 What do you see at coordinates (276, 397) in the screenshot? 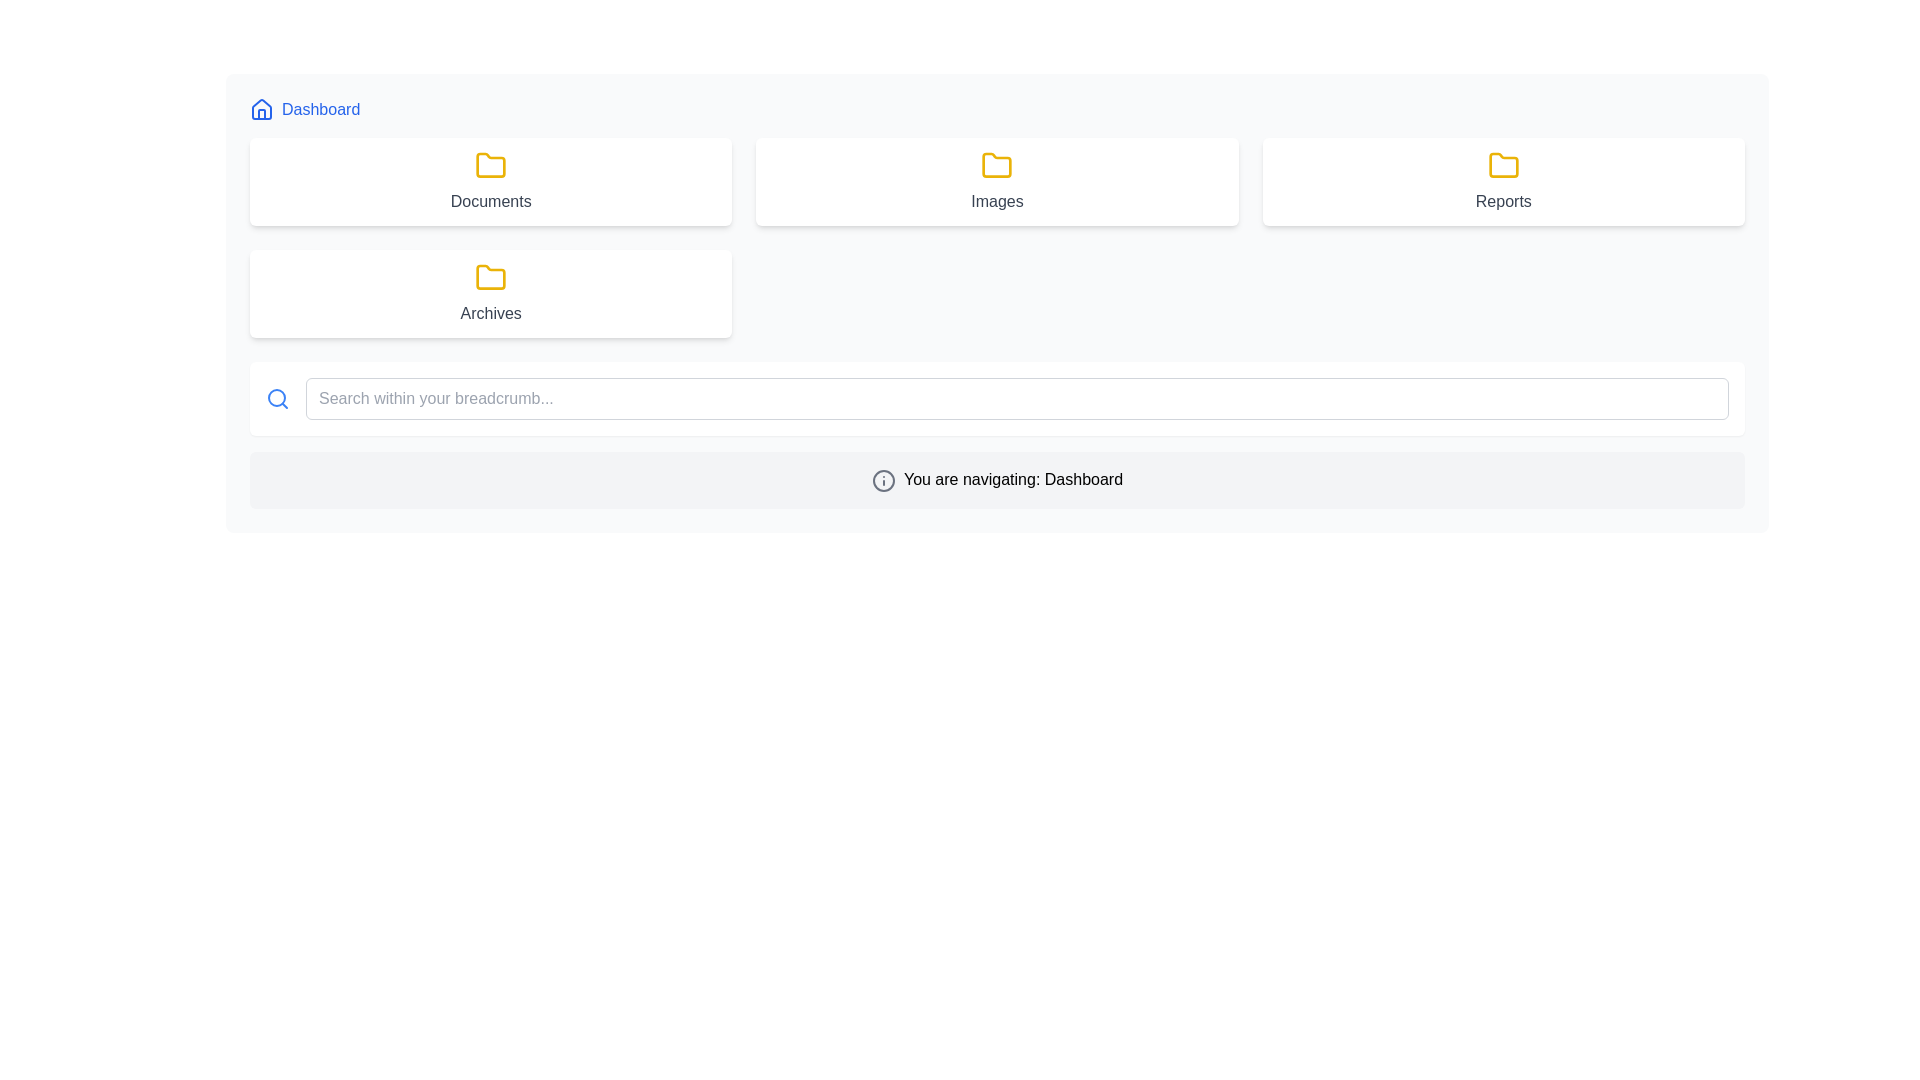
I see `the small circular shape that represents the lens of the magnifying glass within the search icon, which is located to the left of the search input box` at bounding box center [276, 397].